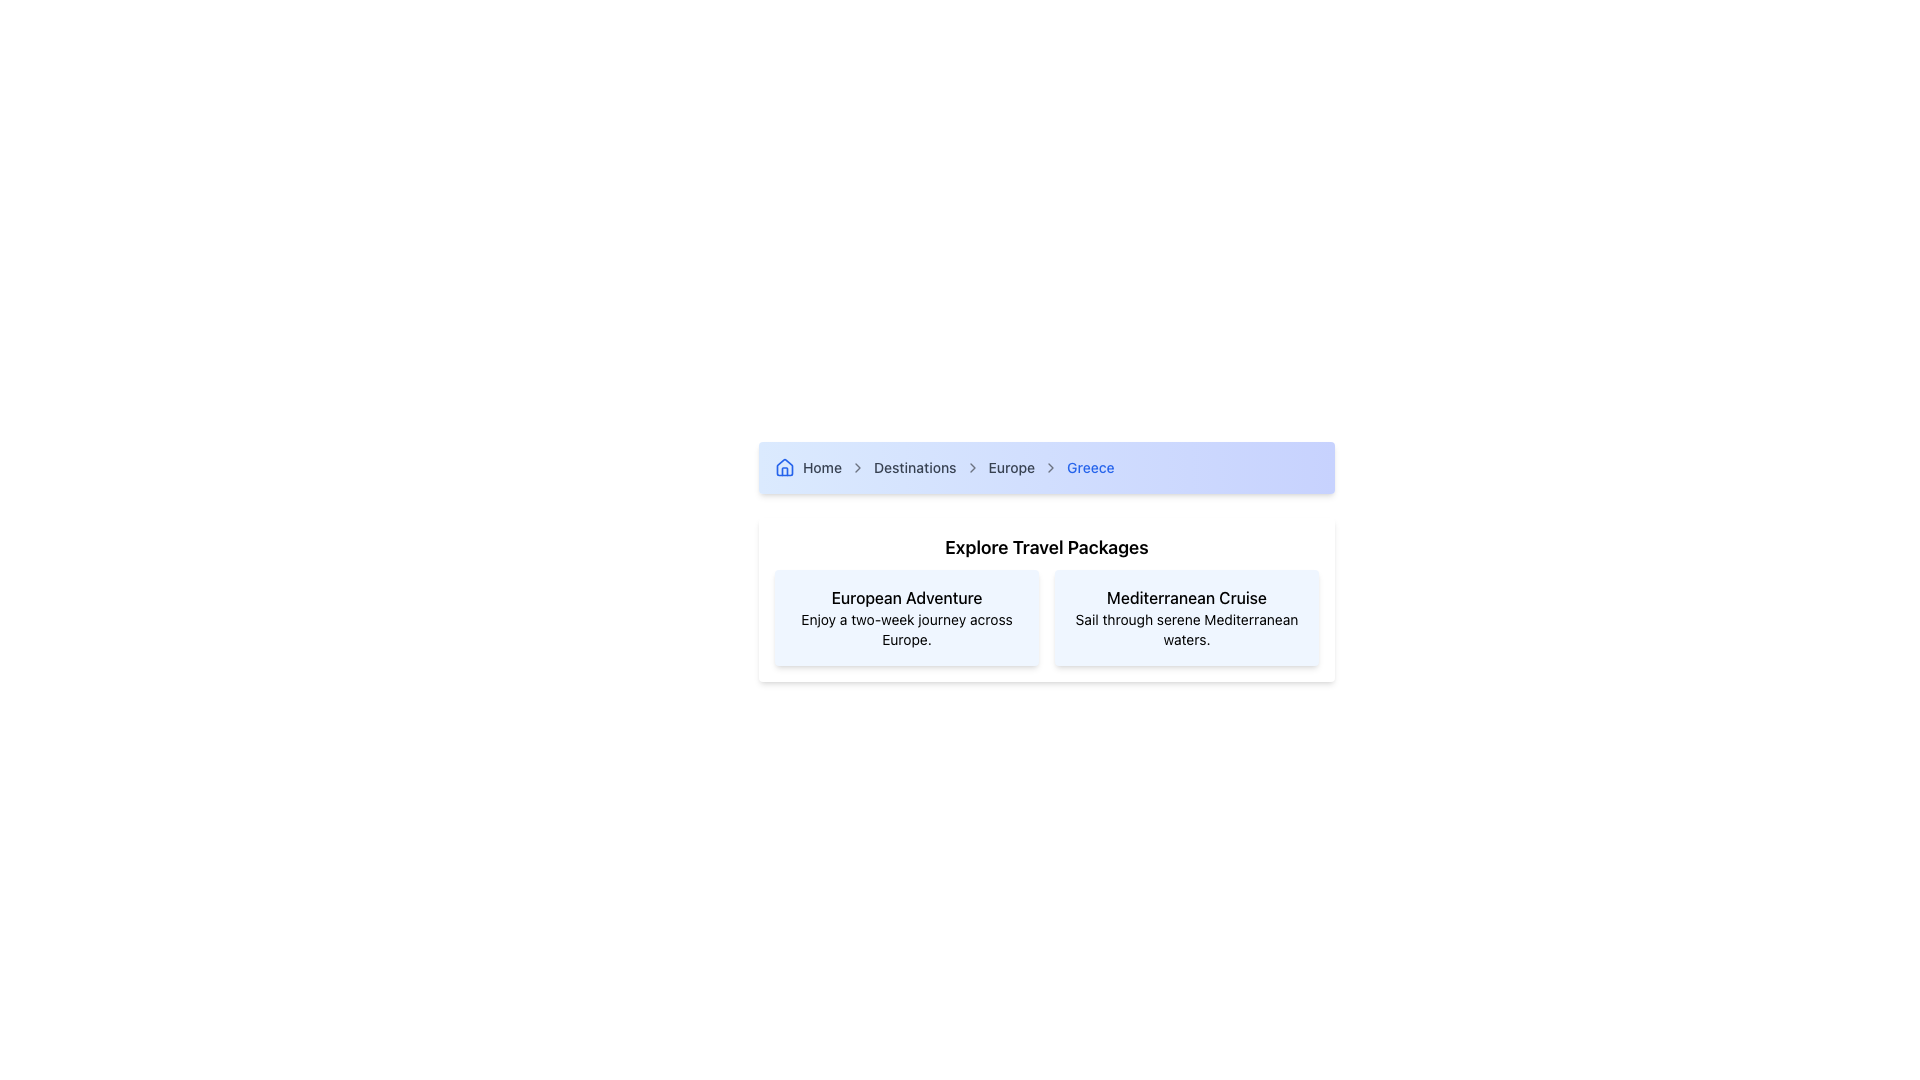 This screenshot has width=1920, height=1080. What do you see at coordinates (1045, 467) in the screenshot?
I see `an individual breadcrumb in the Breadcrumb Navigation Bar` at bounding box center [1045, 467].